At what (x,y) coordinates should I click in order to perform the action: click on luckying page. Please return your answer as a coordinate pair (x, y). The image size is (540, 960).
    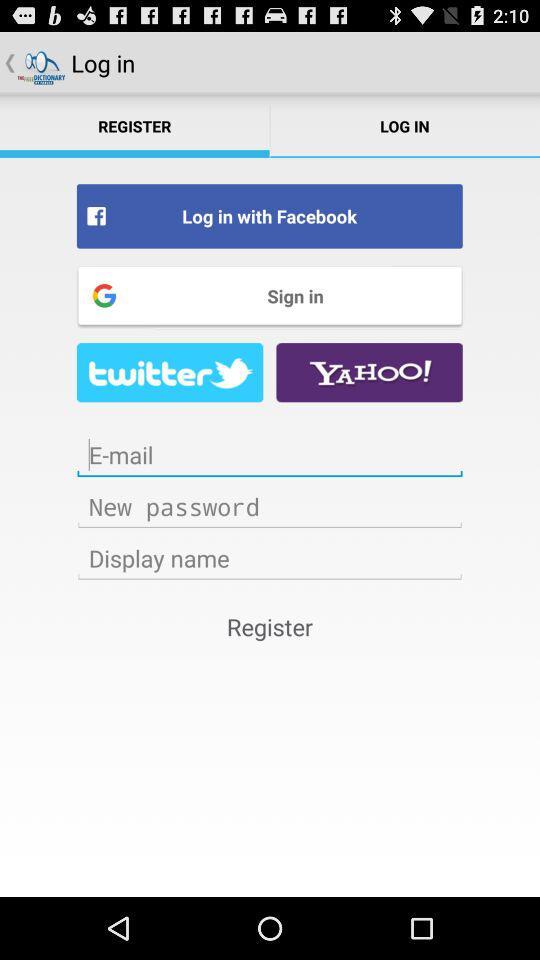
    Looking at the image, I should click on (170, 371).